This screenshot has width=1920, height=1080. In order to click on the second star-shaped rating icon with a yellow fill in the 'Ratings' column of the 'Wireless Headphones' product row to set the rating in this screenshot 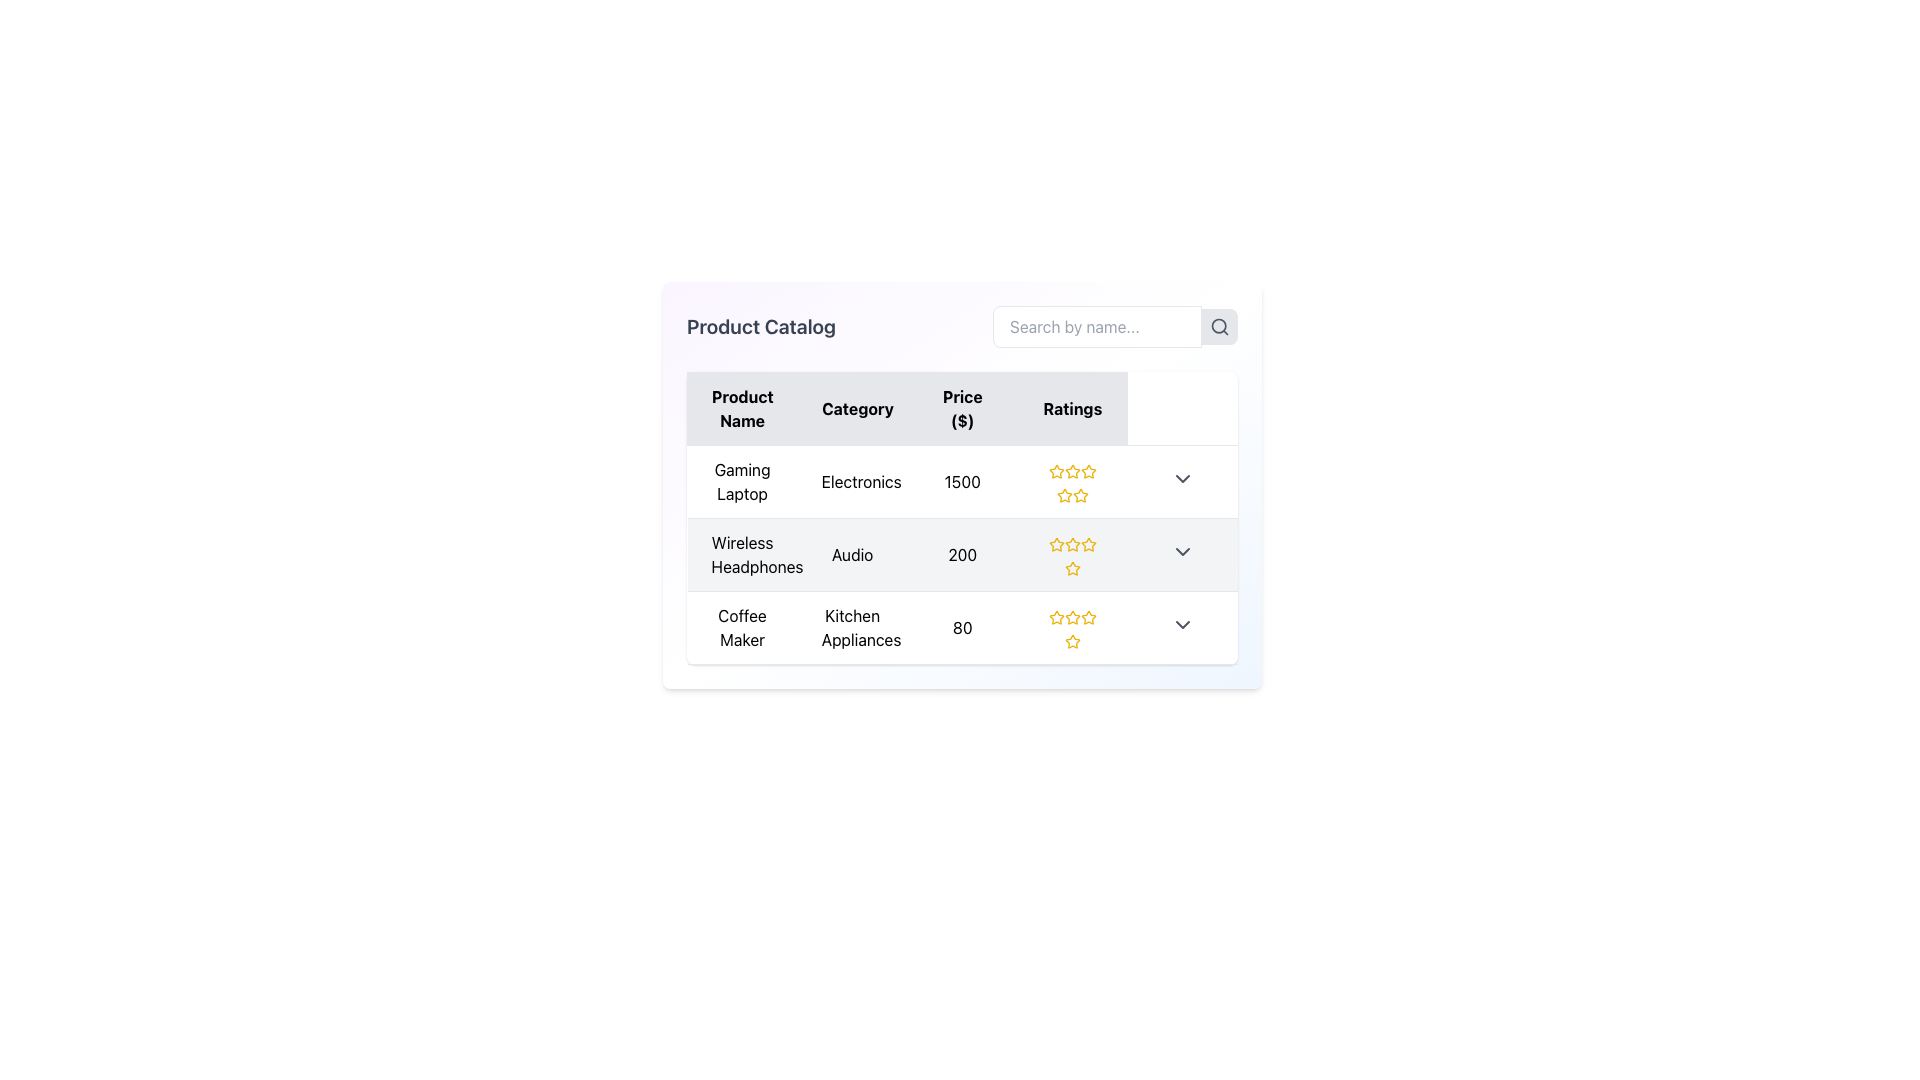, I will do `click(1071, 544)`.